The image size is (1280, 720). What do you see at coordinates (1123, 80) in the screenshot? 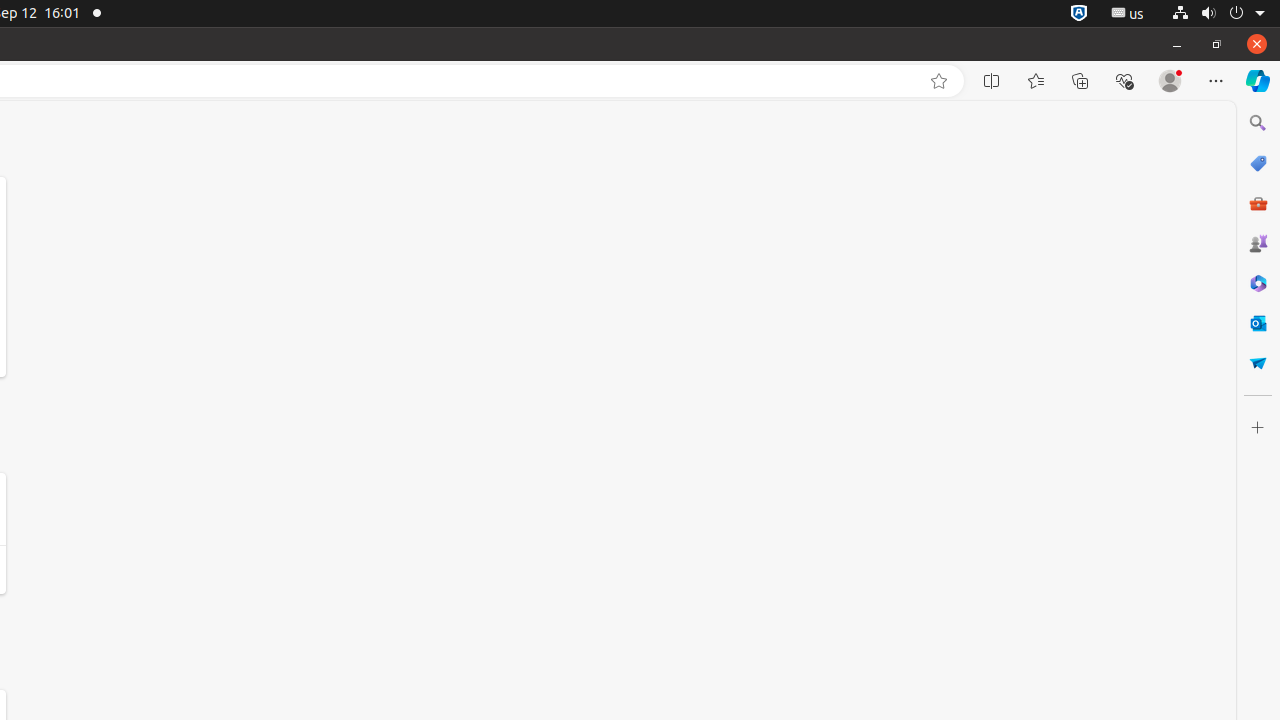
I see `'Browser essentials'` at bounding box center [1123, 80].